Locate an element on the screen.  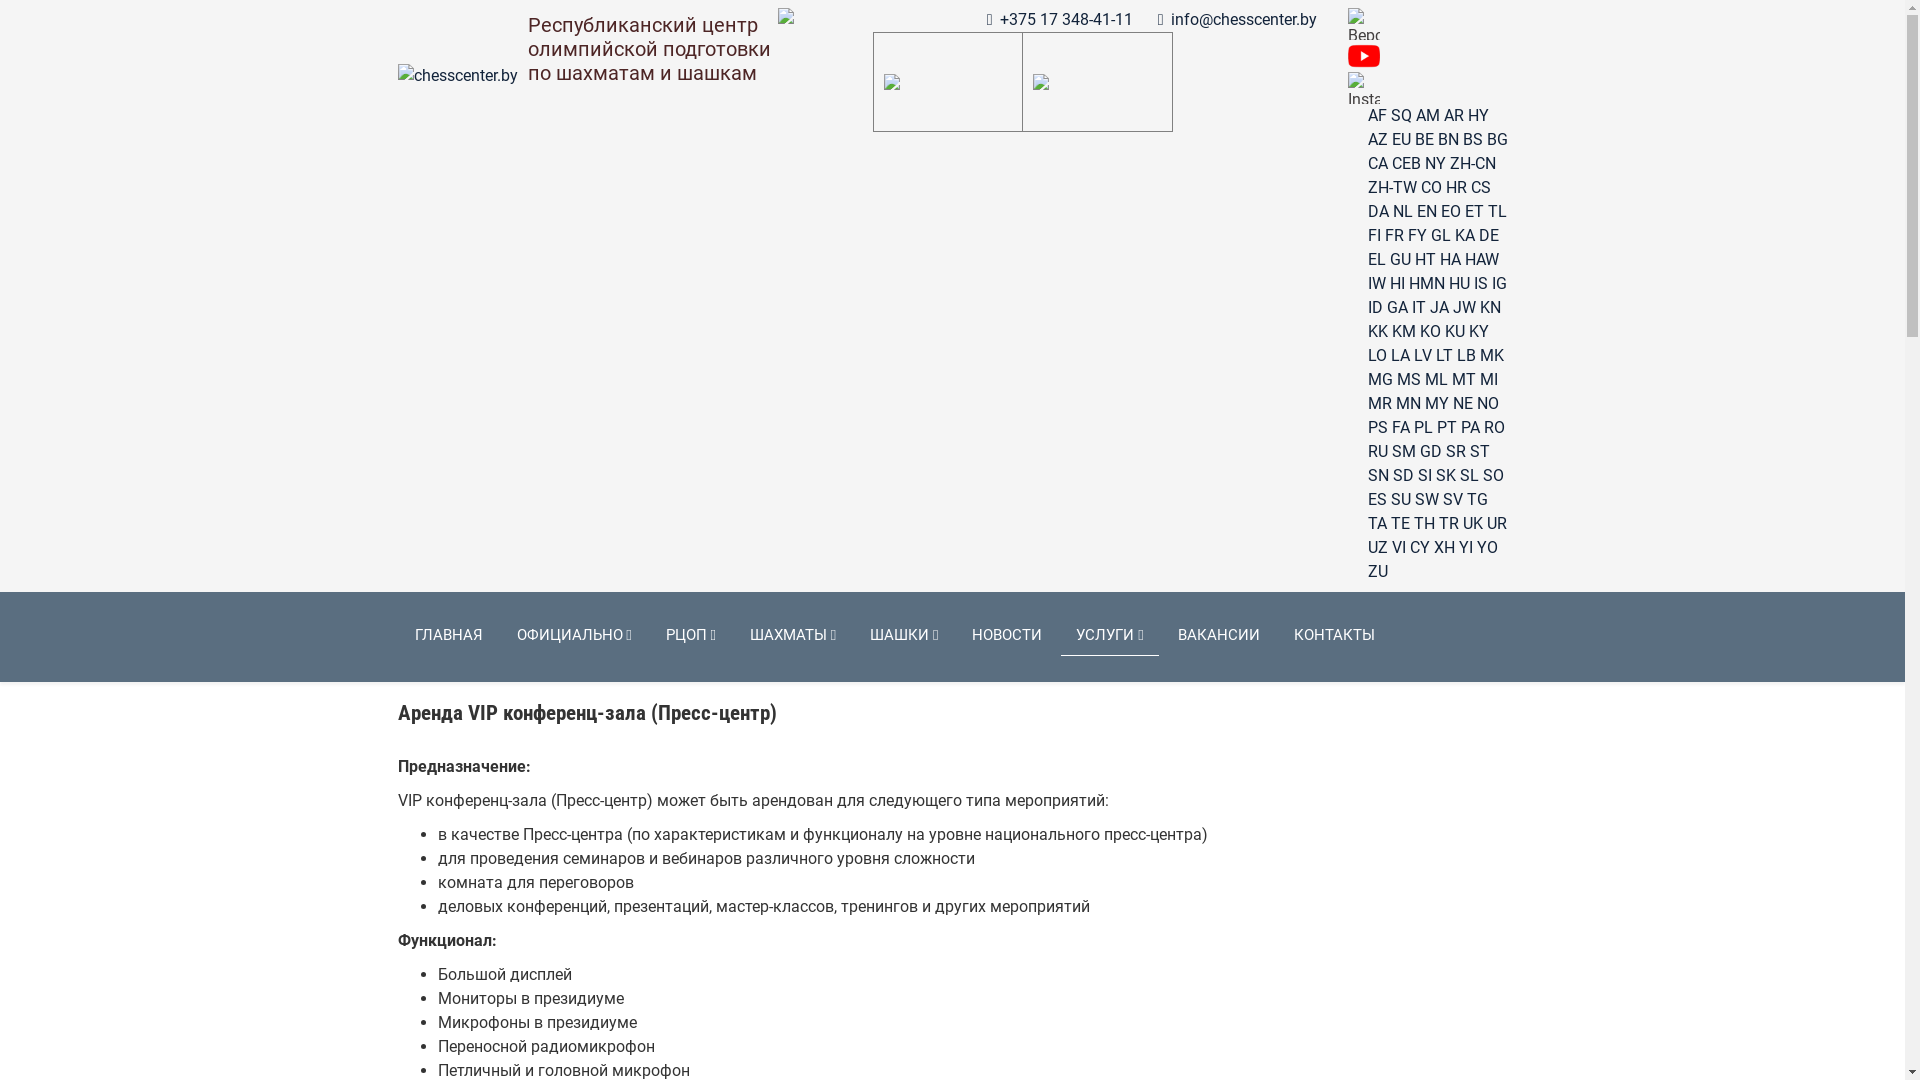
'ZU' is located at coordinates (1367, 571).